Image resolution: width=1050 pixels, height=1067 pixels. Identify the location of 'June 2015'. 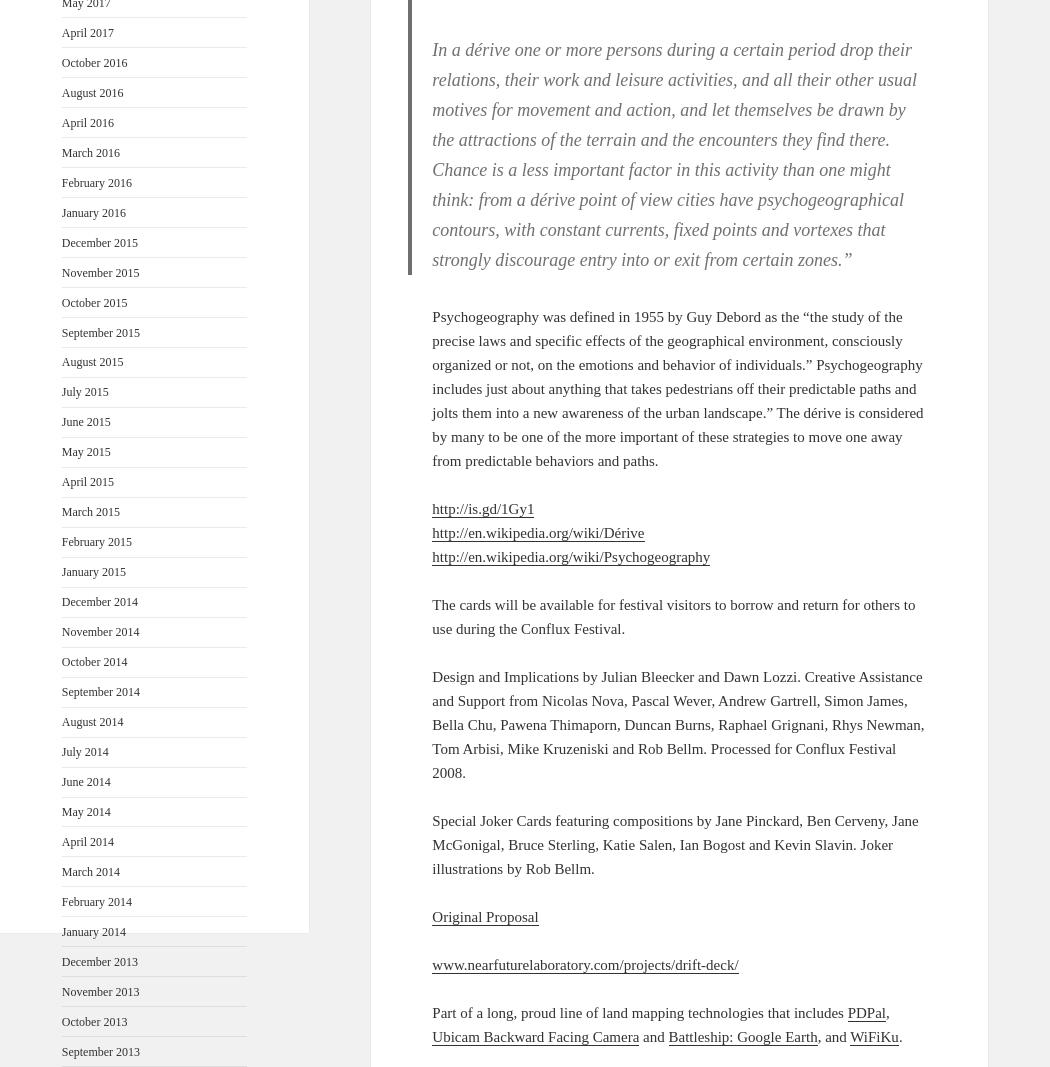
(85, 420).